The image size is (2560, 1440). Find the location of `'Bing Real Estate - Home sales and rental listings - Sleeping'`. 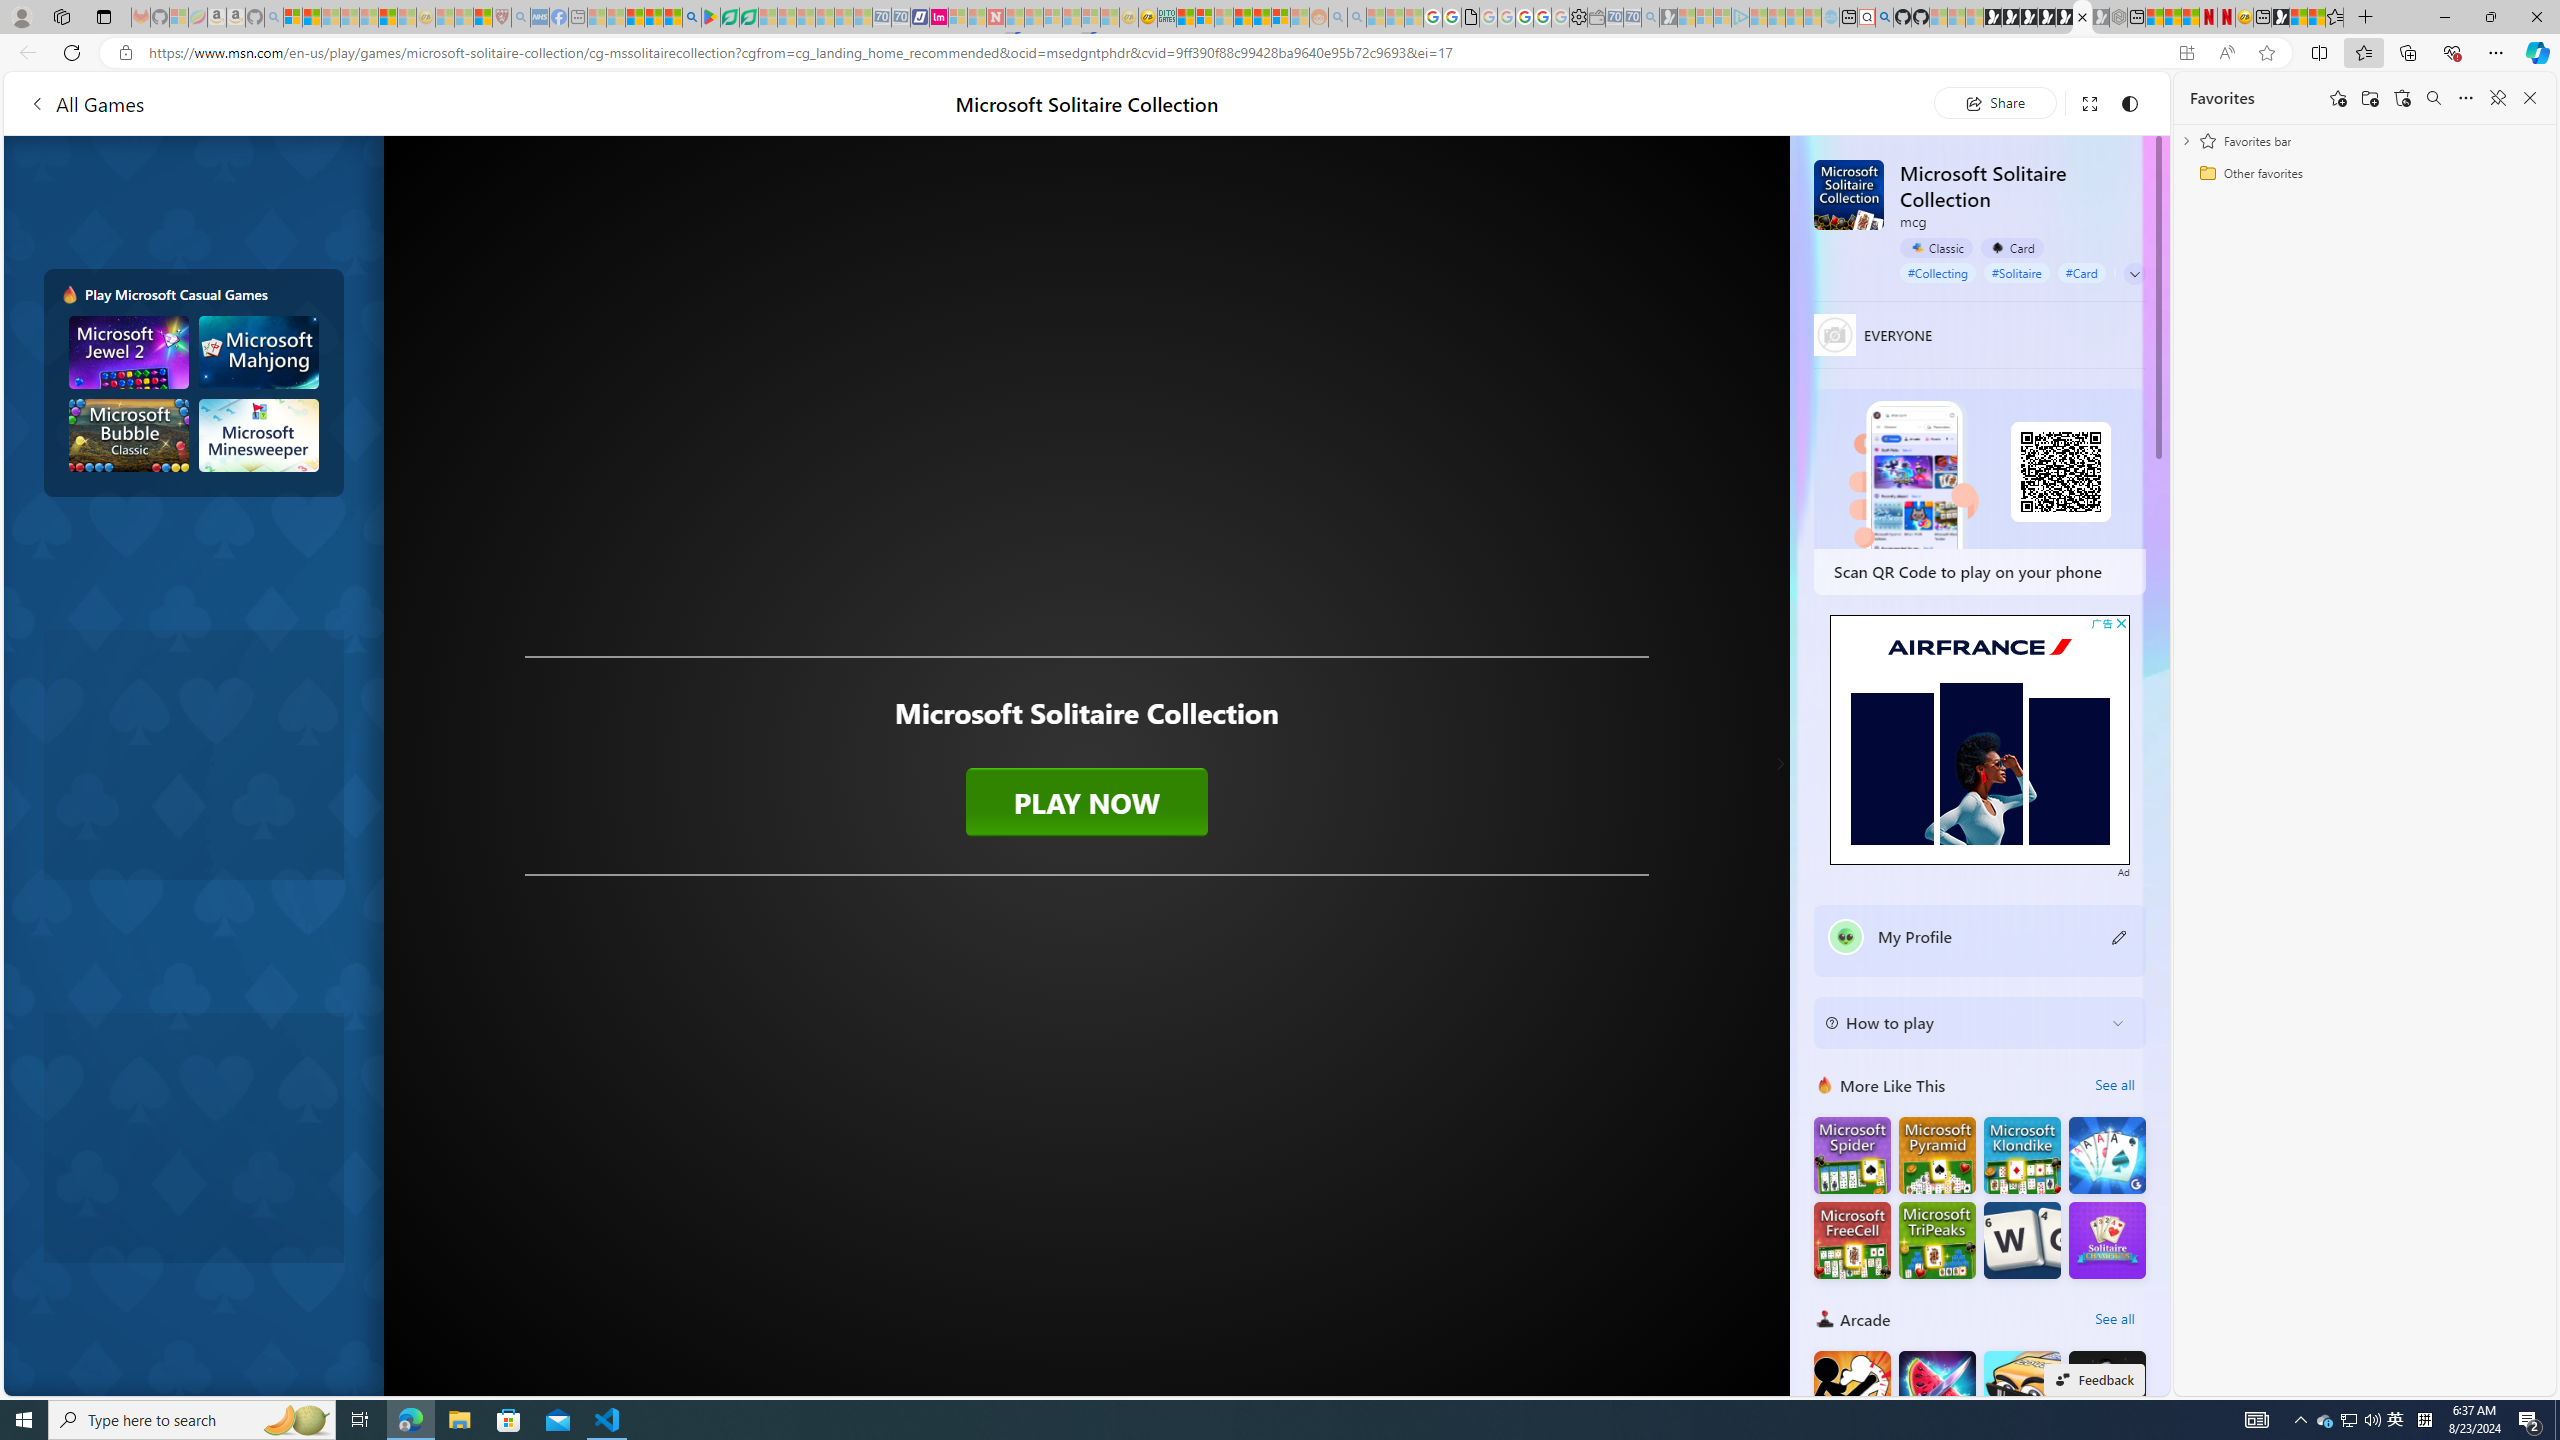

'Bing Real Estate - Home sales and rental listings - Sleeping' is located at coordinates (1650, 16).